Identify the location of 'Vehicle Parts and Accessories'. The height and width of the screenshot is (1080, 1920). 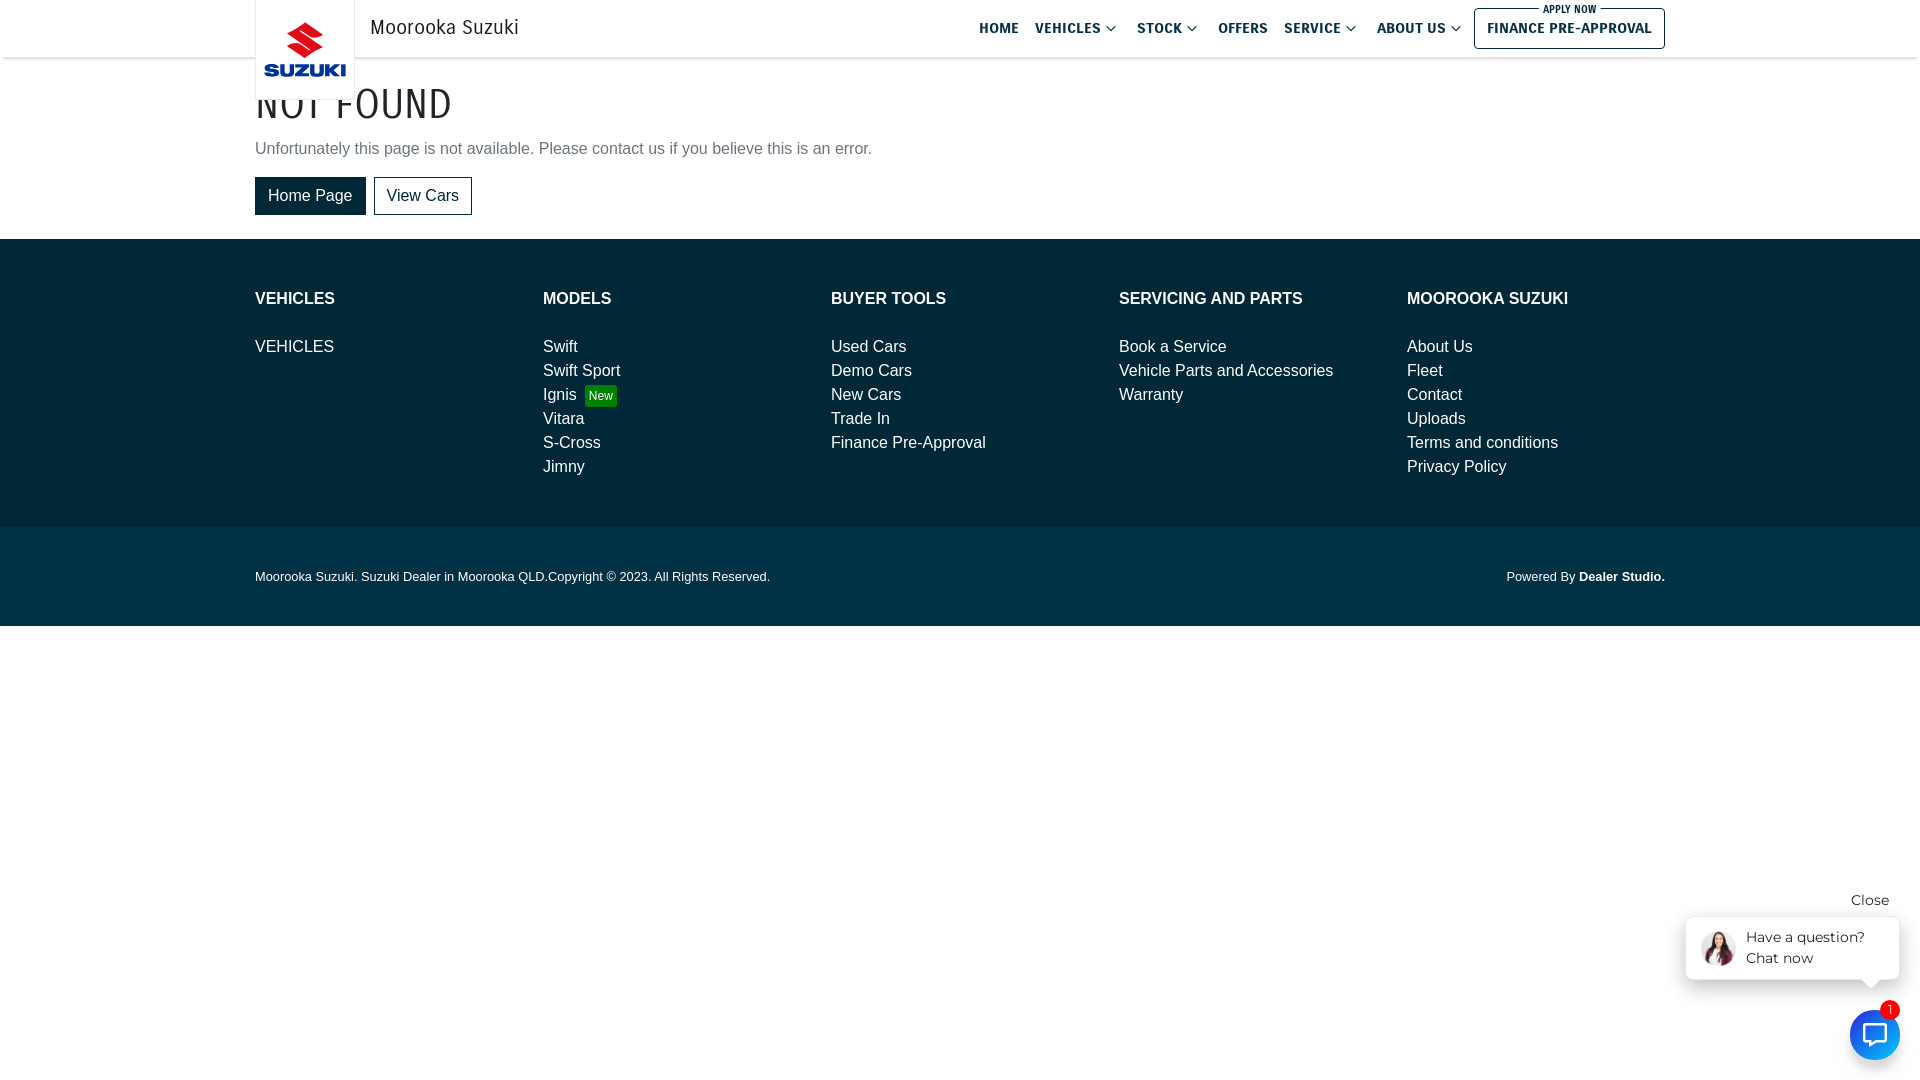
(1224, 370).